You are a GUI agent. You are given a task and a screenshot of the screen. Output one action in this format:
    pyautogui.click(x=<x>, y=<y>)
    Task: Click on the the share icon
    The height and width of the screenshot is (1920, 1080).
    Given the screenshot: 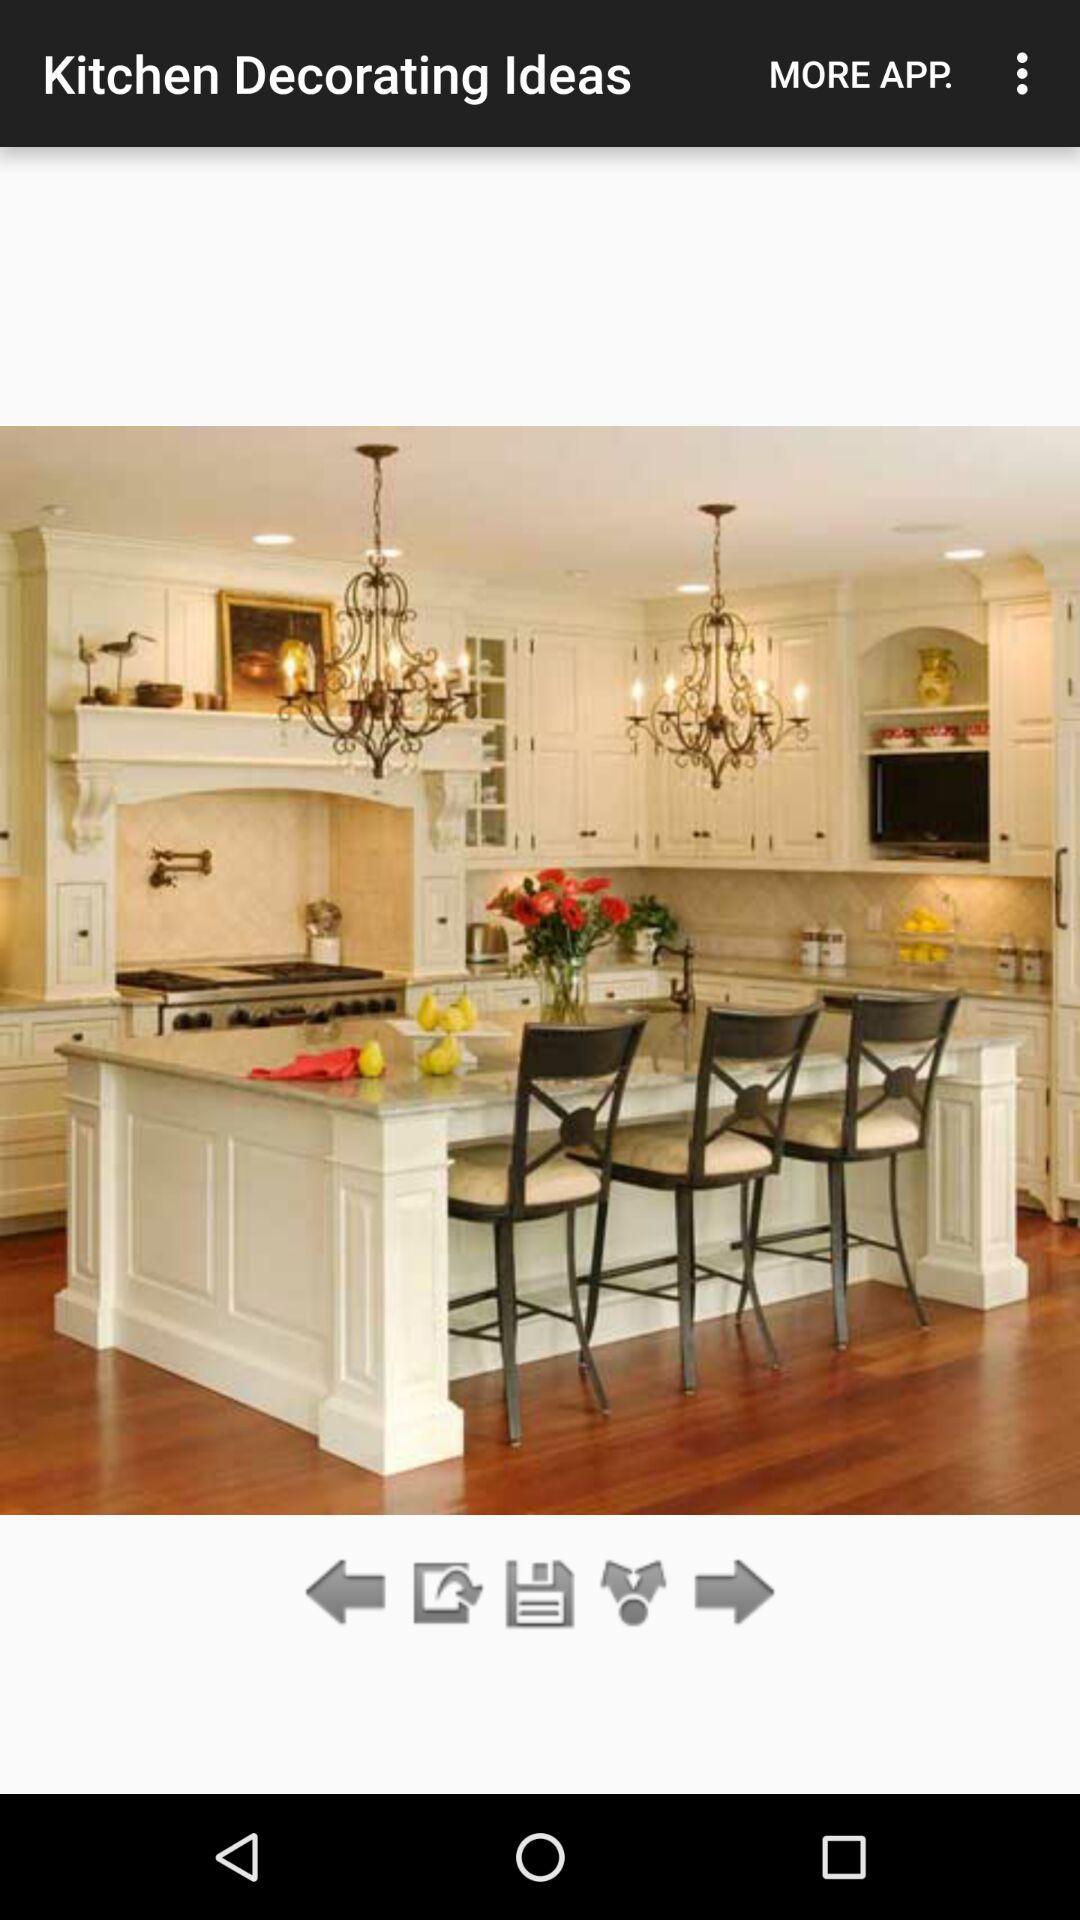 What is the action you would take?
    pyautogui.click(x=634, y=1593)
    